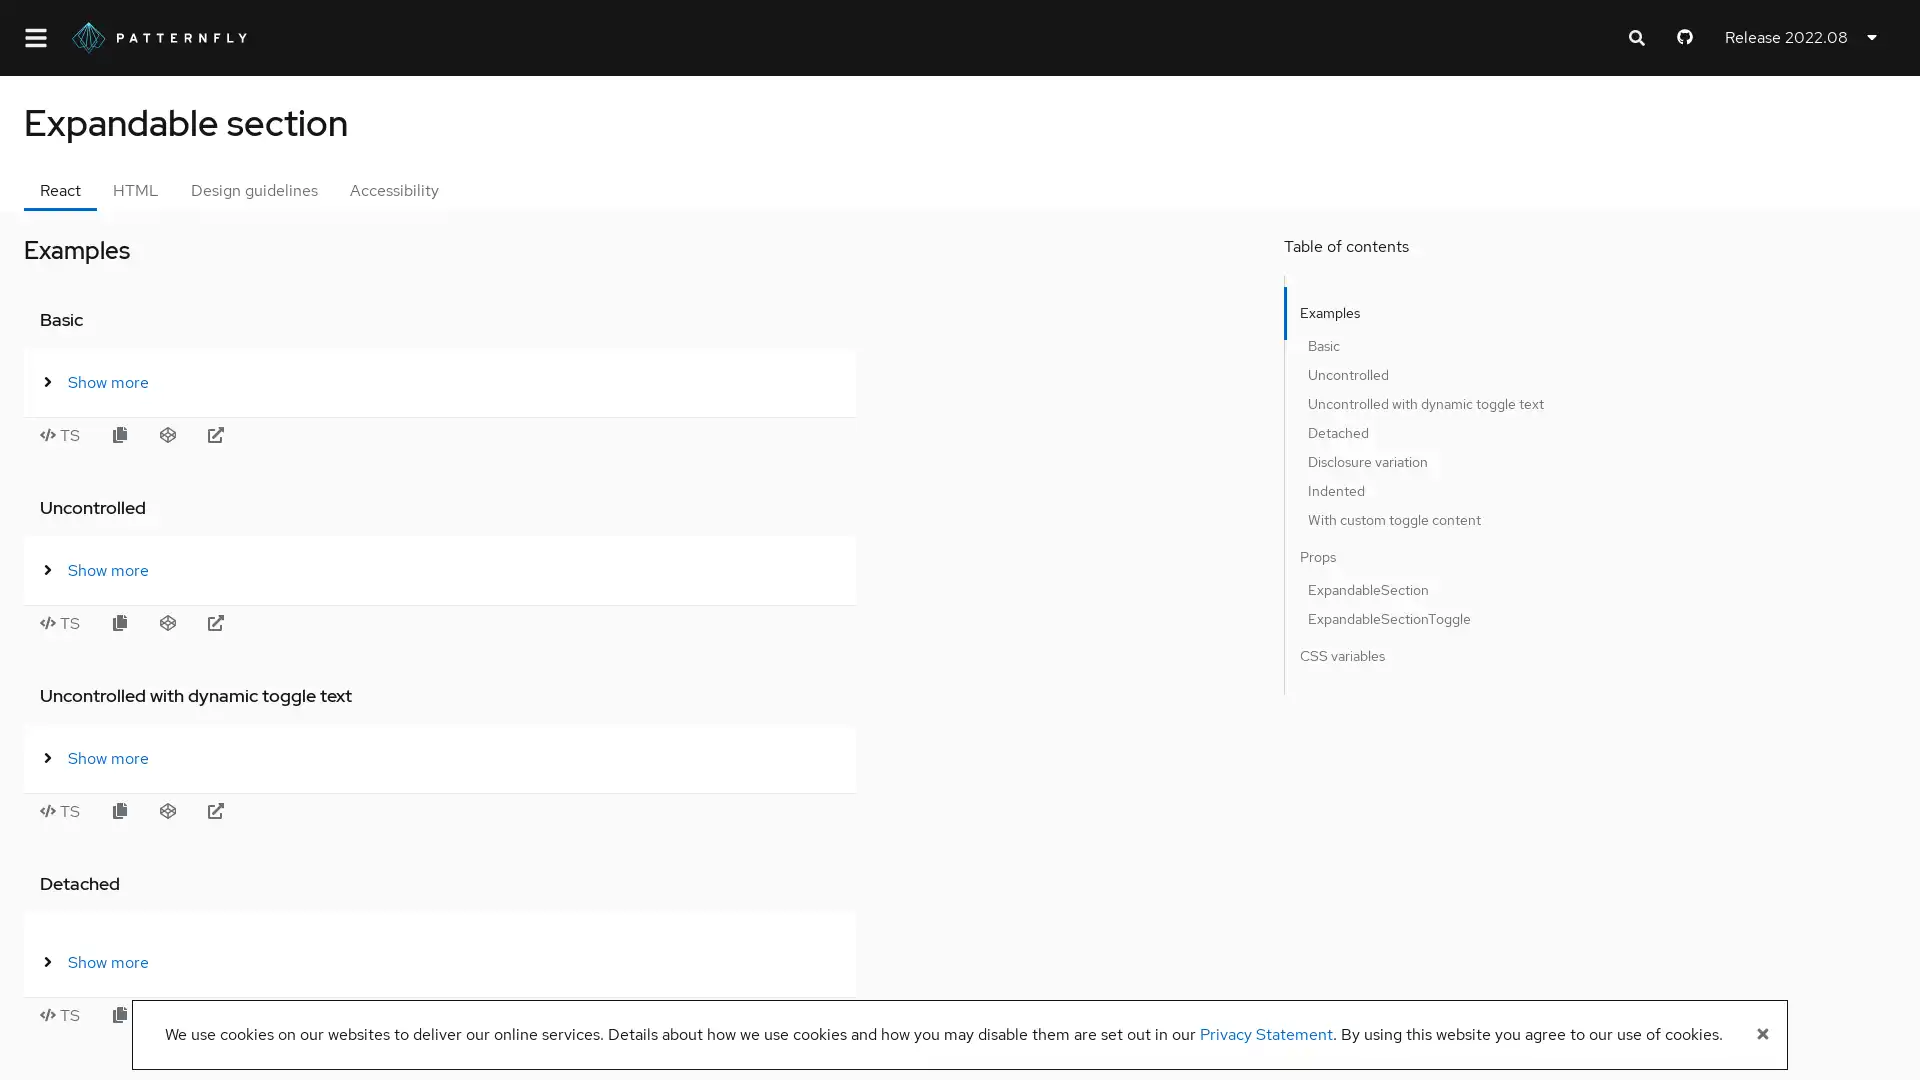 Image resolution: width=1920 pixels, height=1080 pixels. Describe the element at coordinates (392, 960) in the screenshot. I see `Show more` at that location.